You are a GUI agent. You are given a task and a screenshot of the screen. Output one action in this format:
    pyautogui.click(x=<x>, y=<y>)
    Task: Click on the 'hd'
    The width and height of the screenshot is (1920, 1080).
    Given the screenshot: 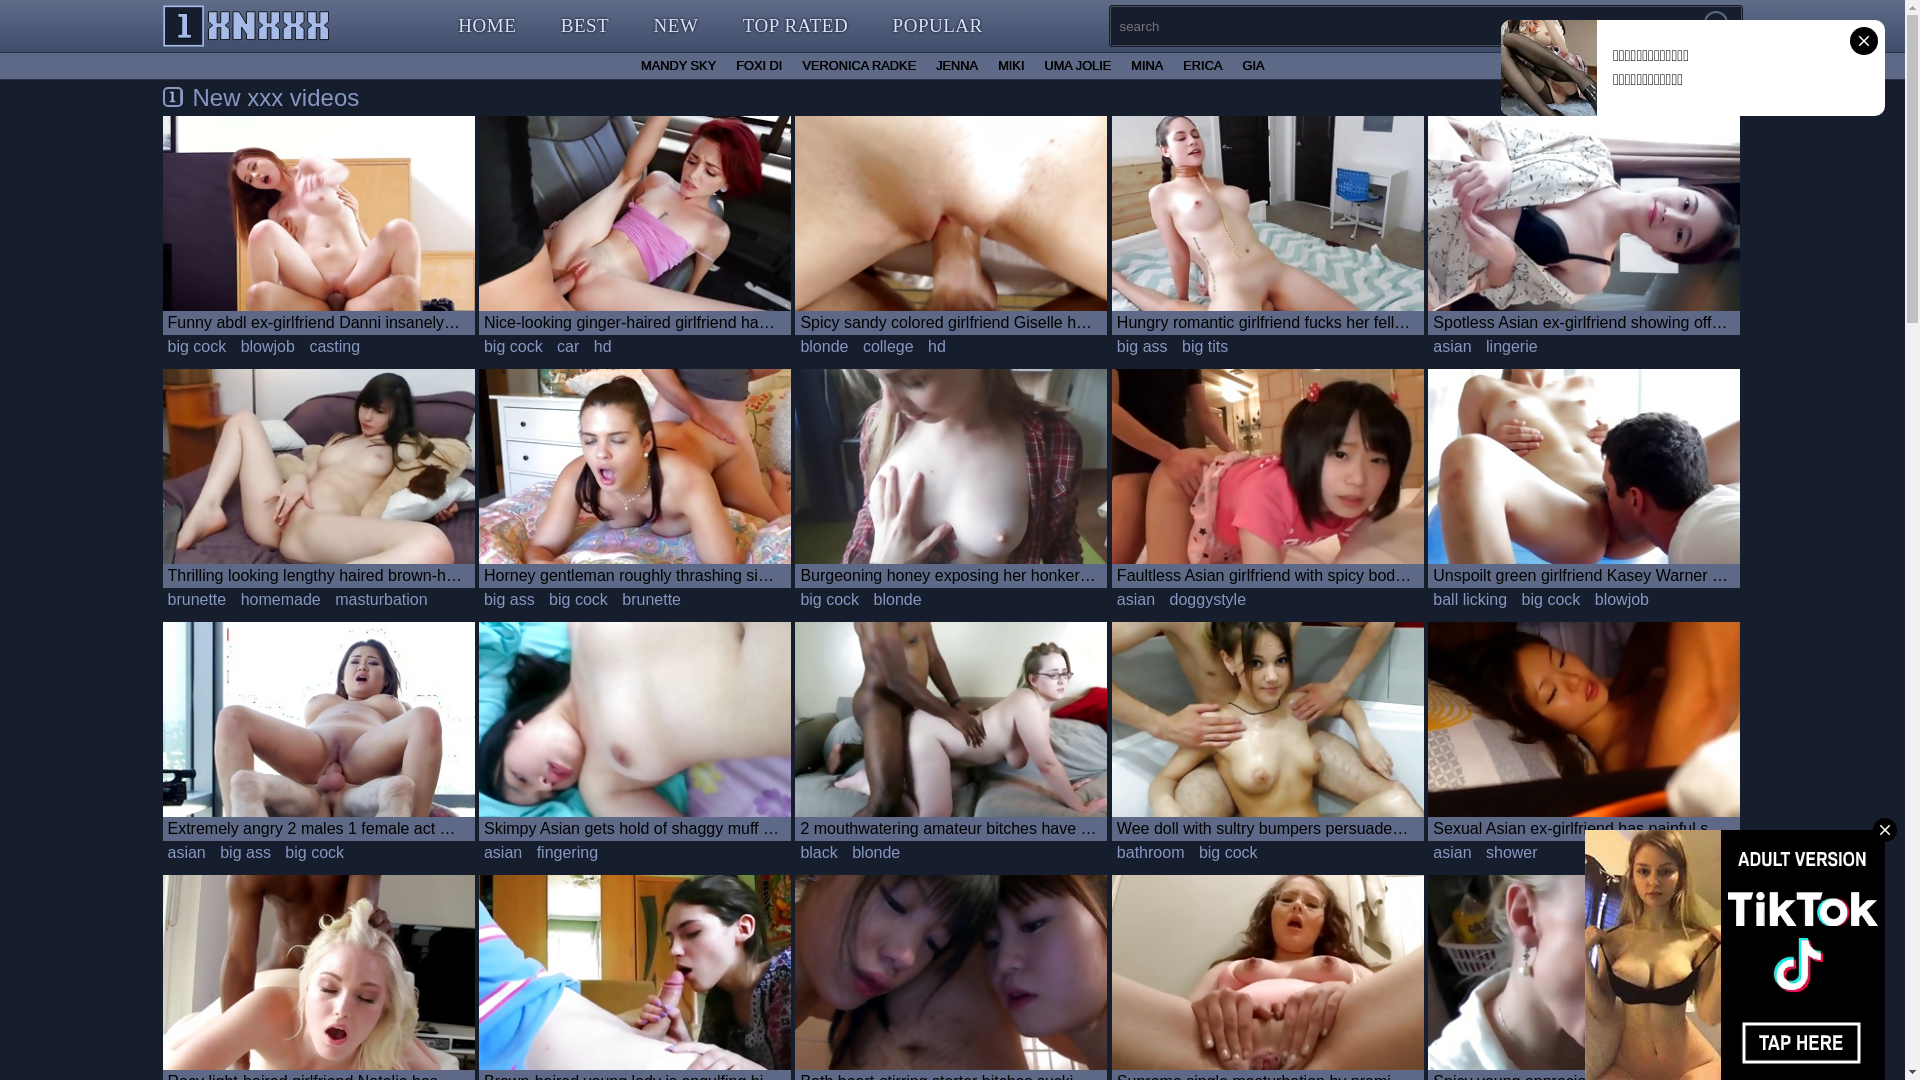 What is the action you would take?
    pyautogui.click(x=602, y=346)
    